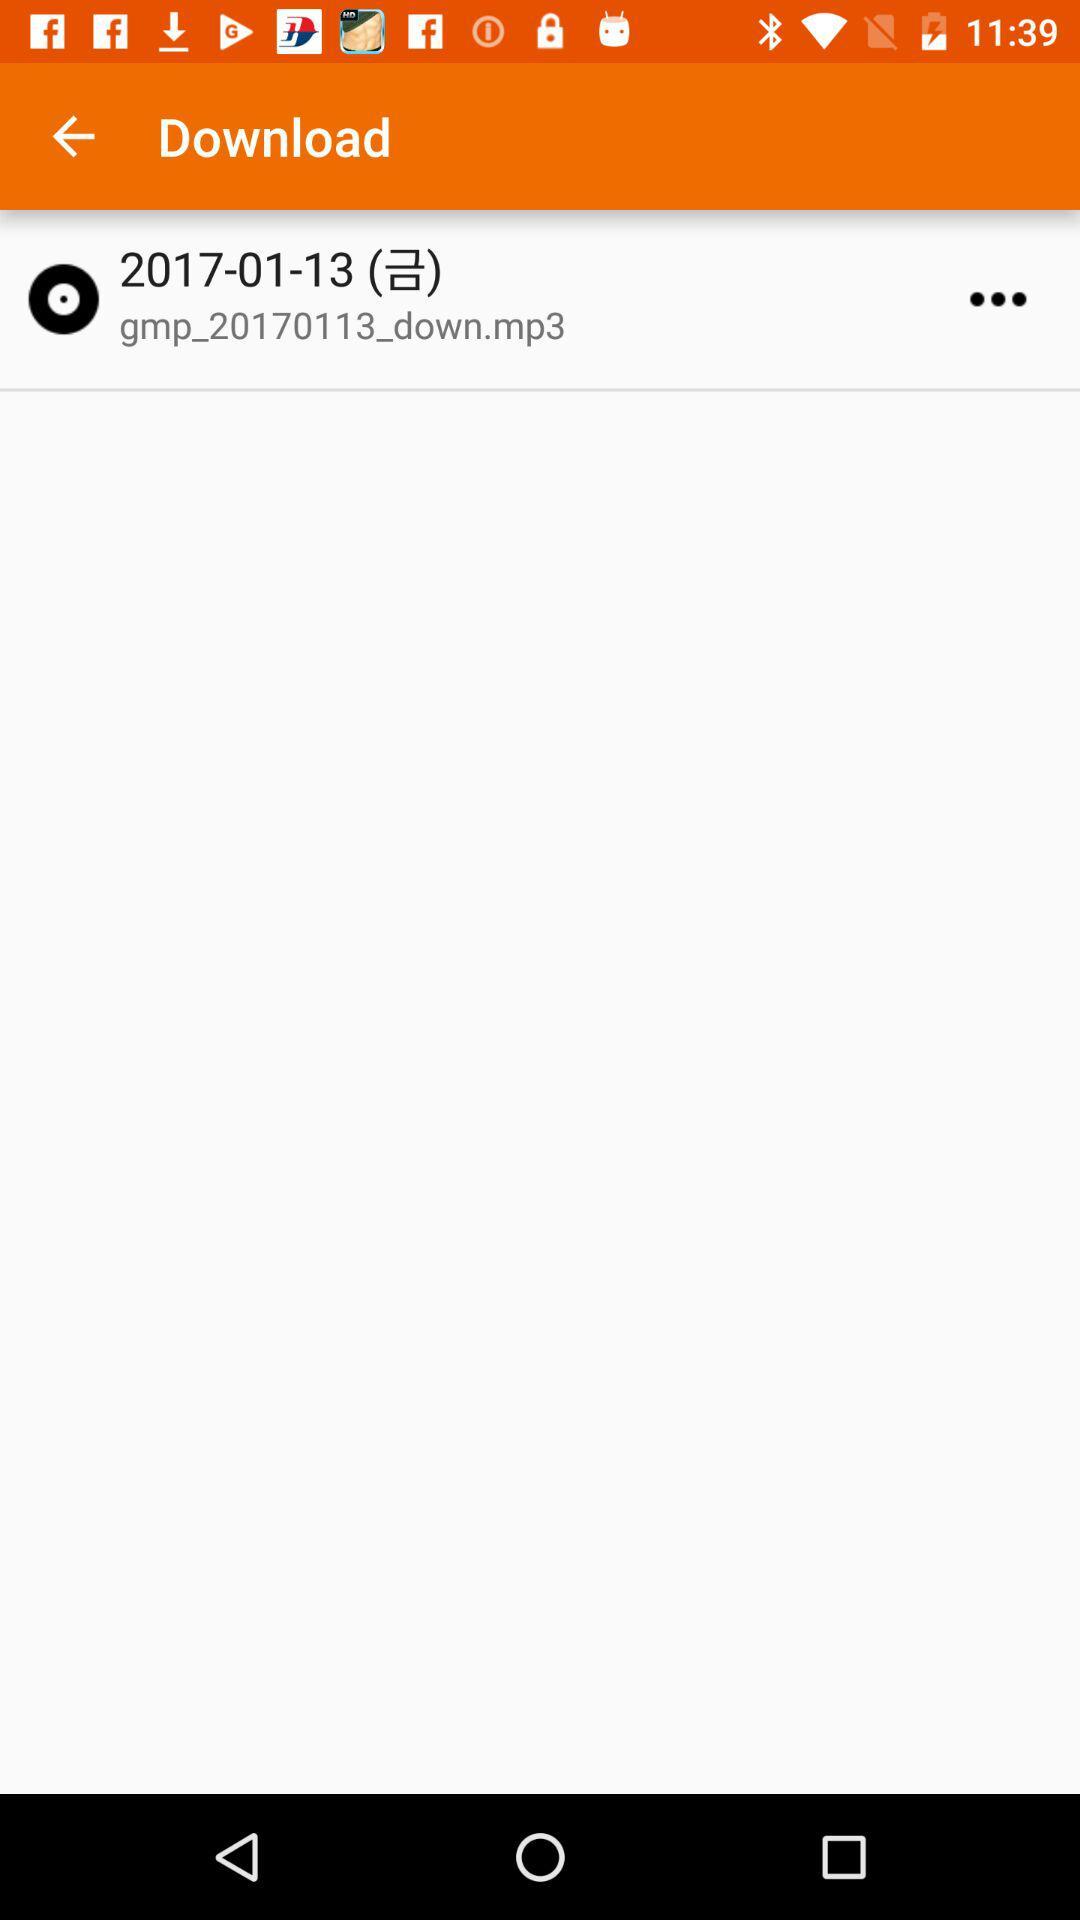 The height and width of the screenshot is (1920, 1080). Describe the element at coordinates (72, 135) in the screenshot. I see `item above the 2017 01 13` at that location.